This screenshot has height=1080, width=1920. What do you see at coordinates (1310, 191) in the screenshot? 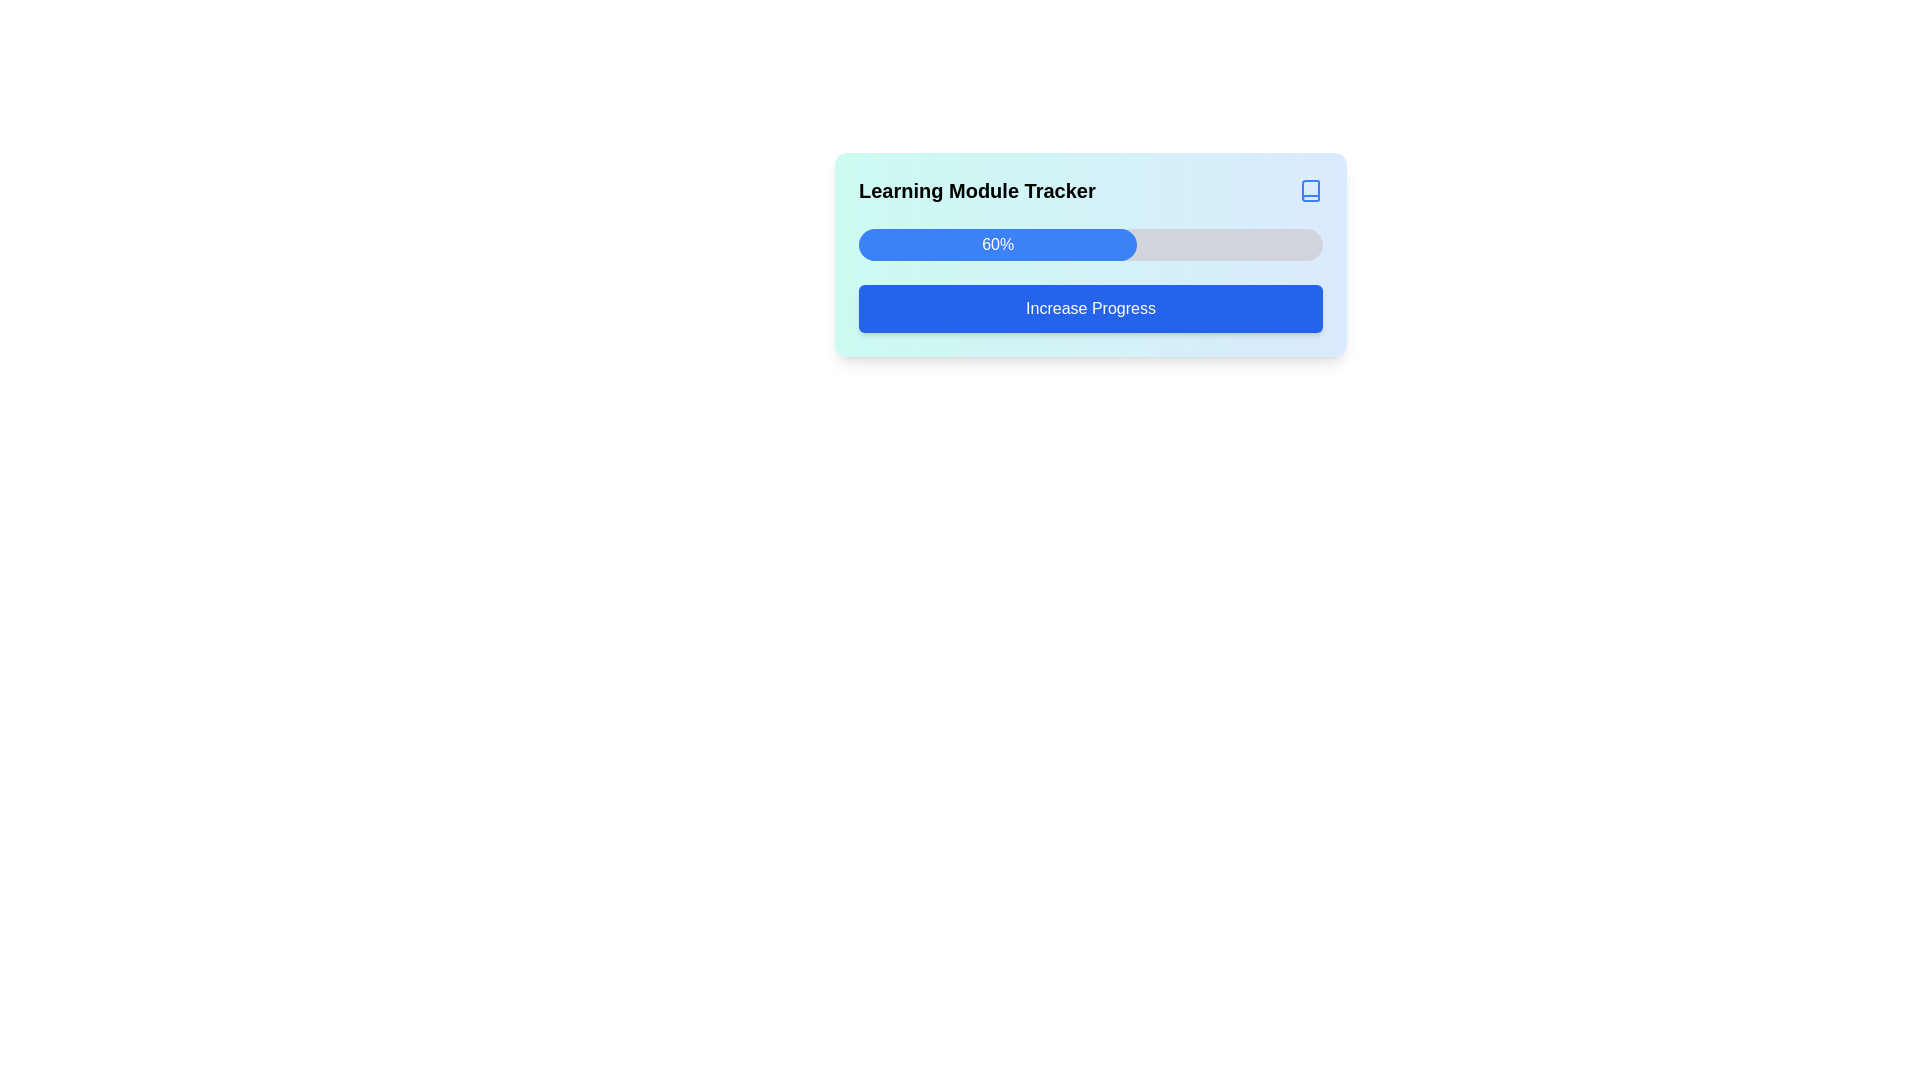
I see `the book-related icon located on the far right side of the header section next to the 'Learning Module Tracker' text` at bounding box center [1310, 191].